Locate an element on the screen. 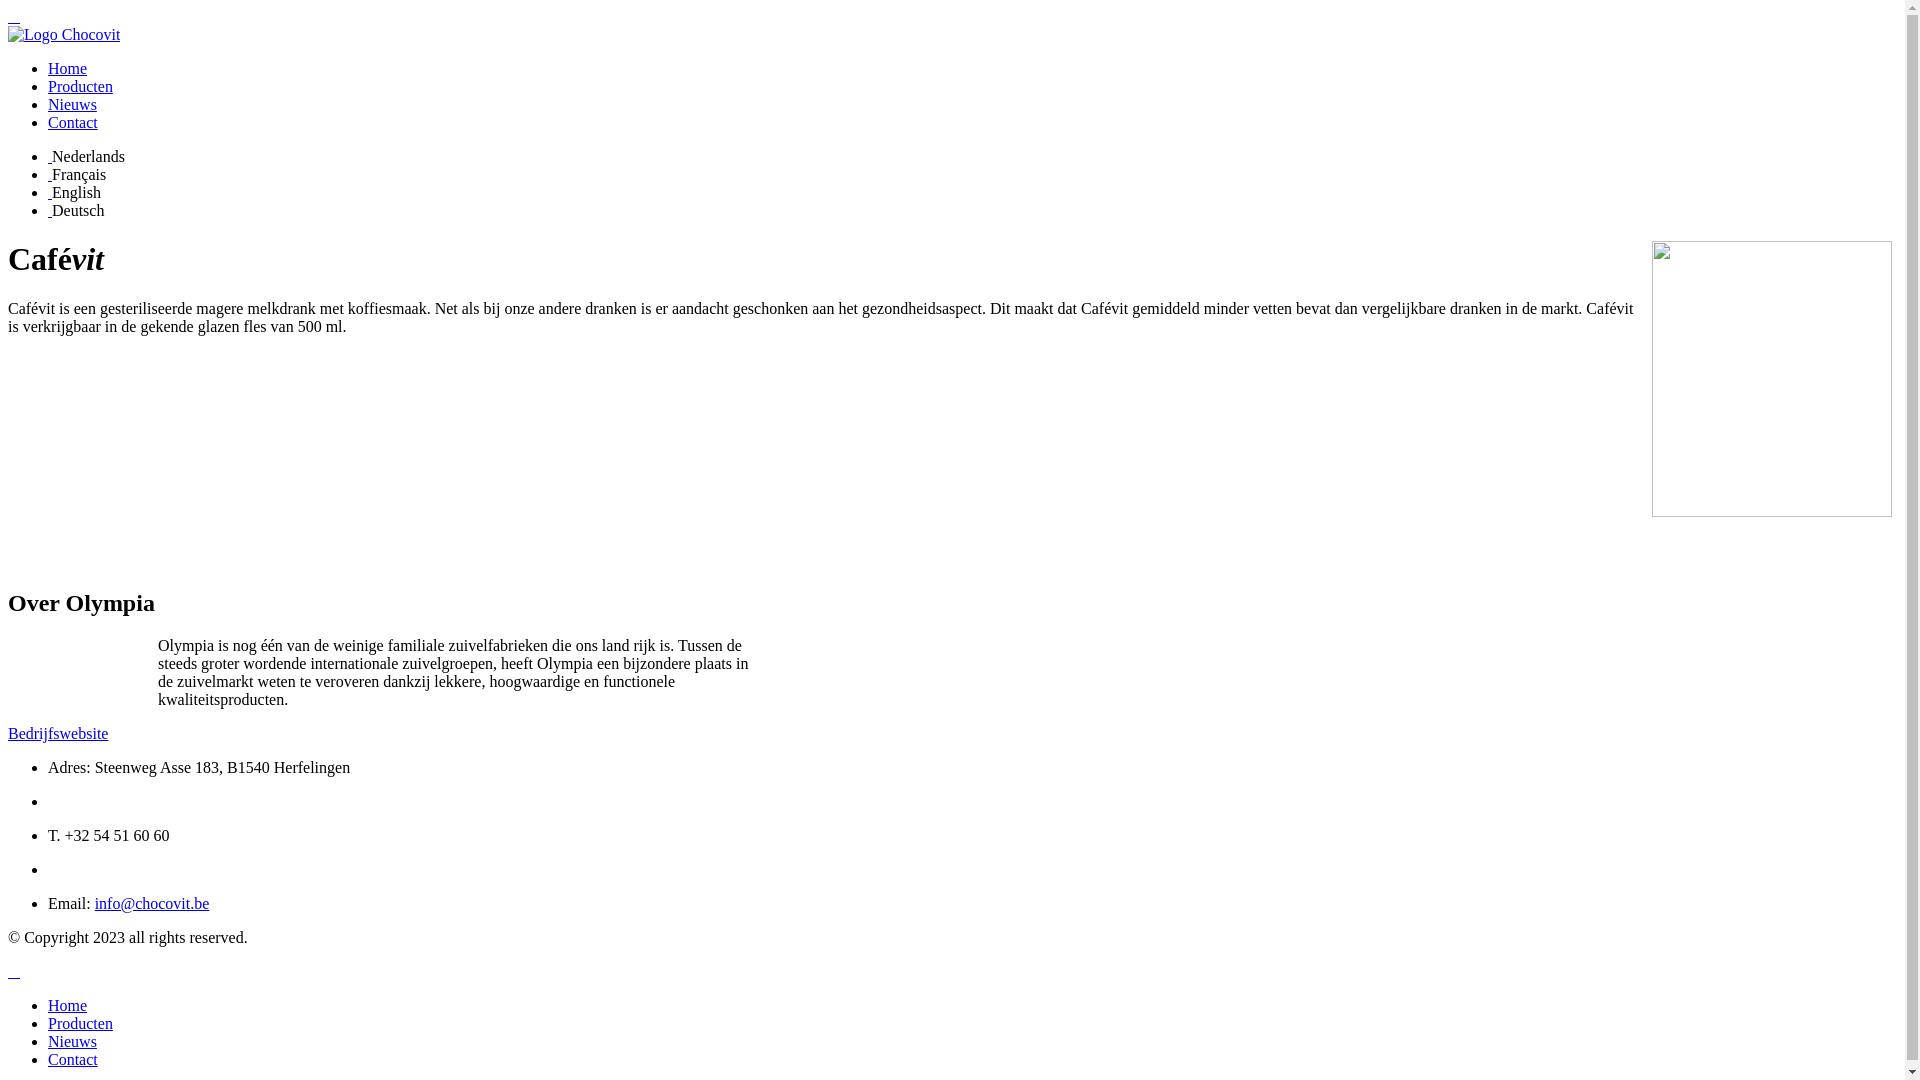  ' ' is located at coordinates (49, 210).